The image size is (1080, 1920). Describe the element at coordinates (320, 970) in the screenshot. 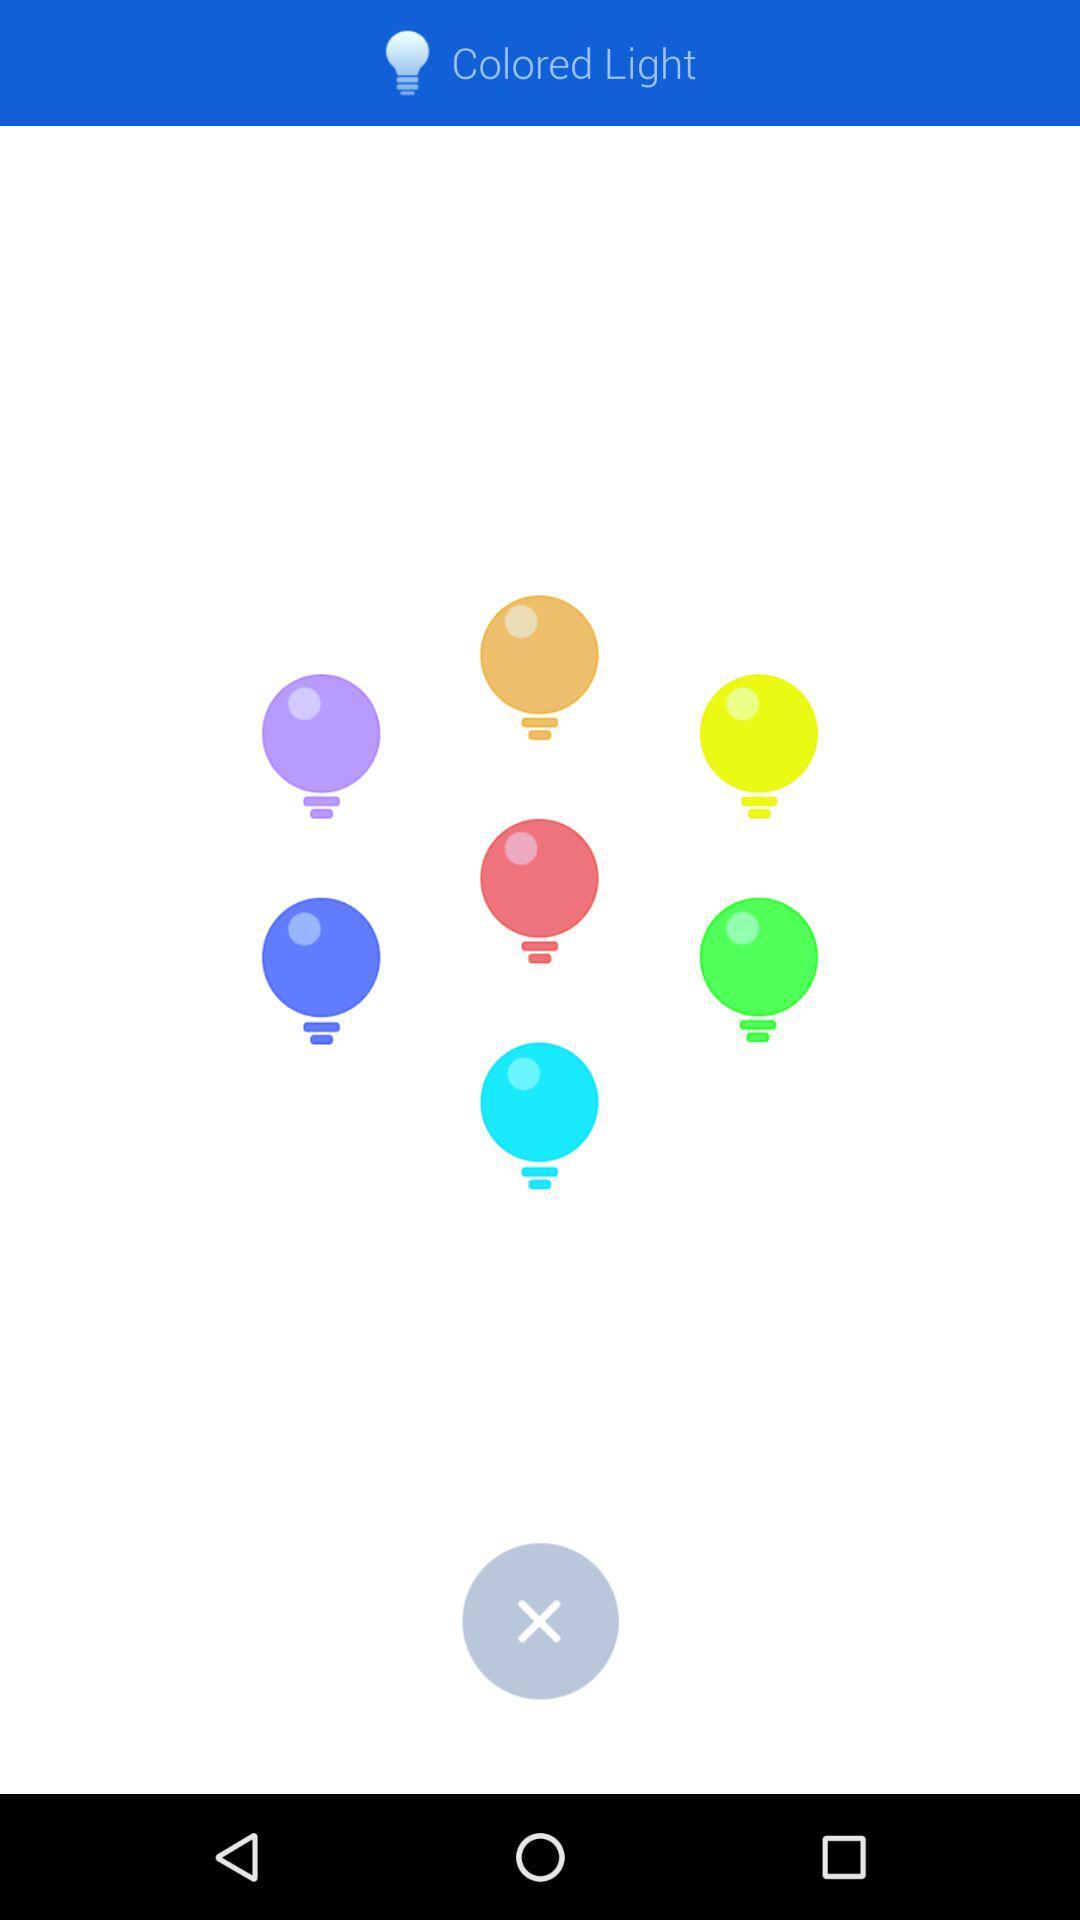

I see `light` at that location.